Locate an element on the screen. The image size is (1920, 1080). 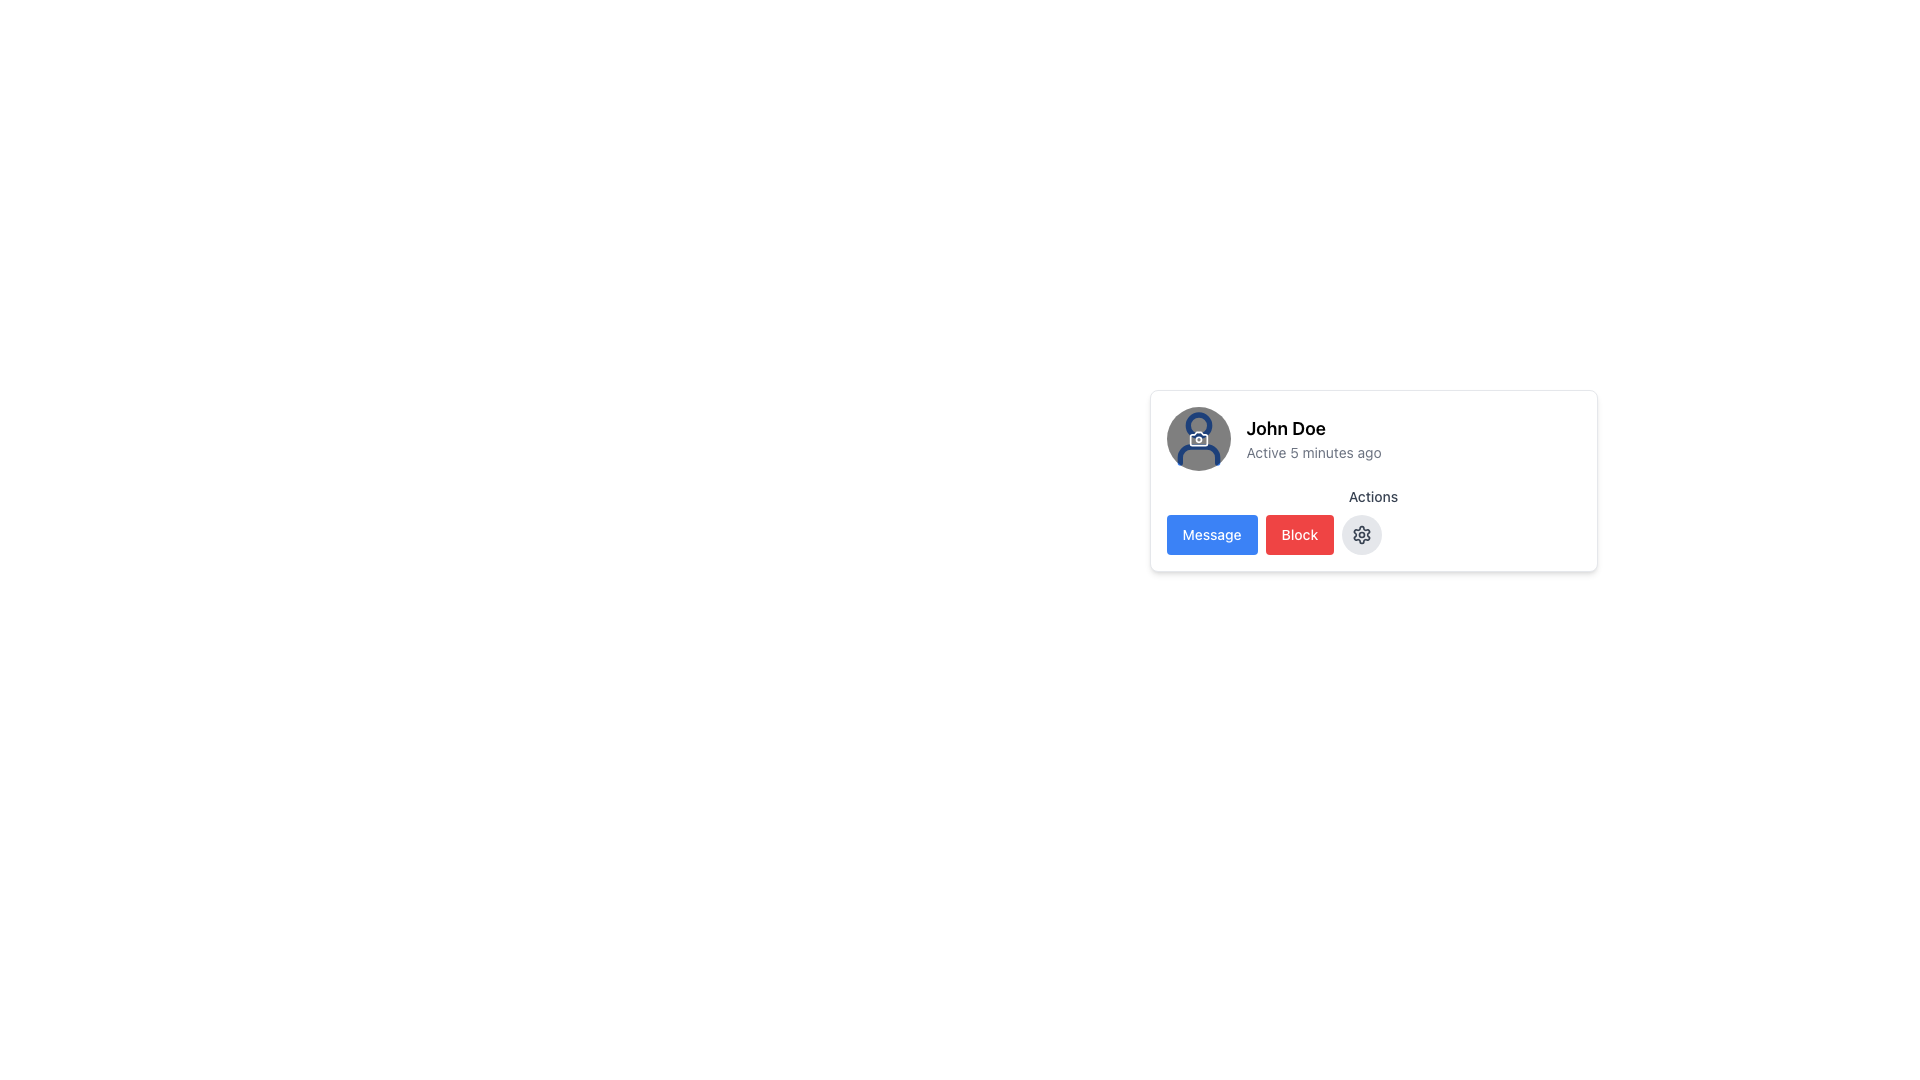
the Text Label that provides a descriptive title for the action buttons below it, located in the user profile card above the 'Message' and 'Block' buttons is located at coordinates (1372, 496).